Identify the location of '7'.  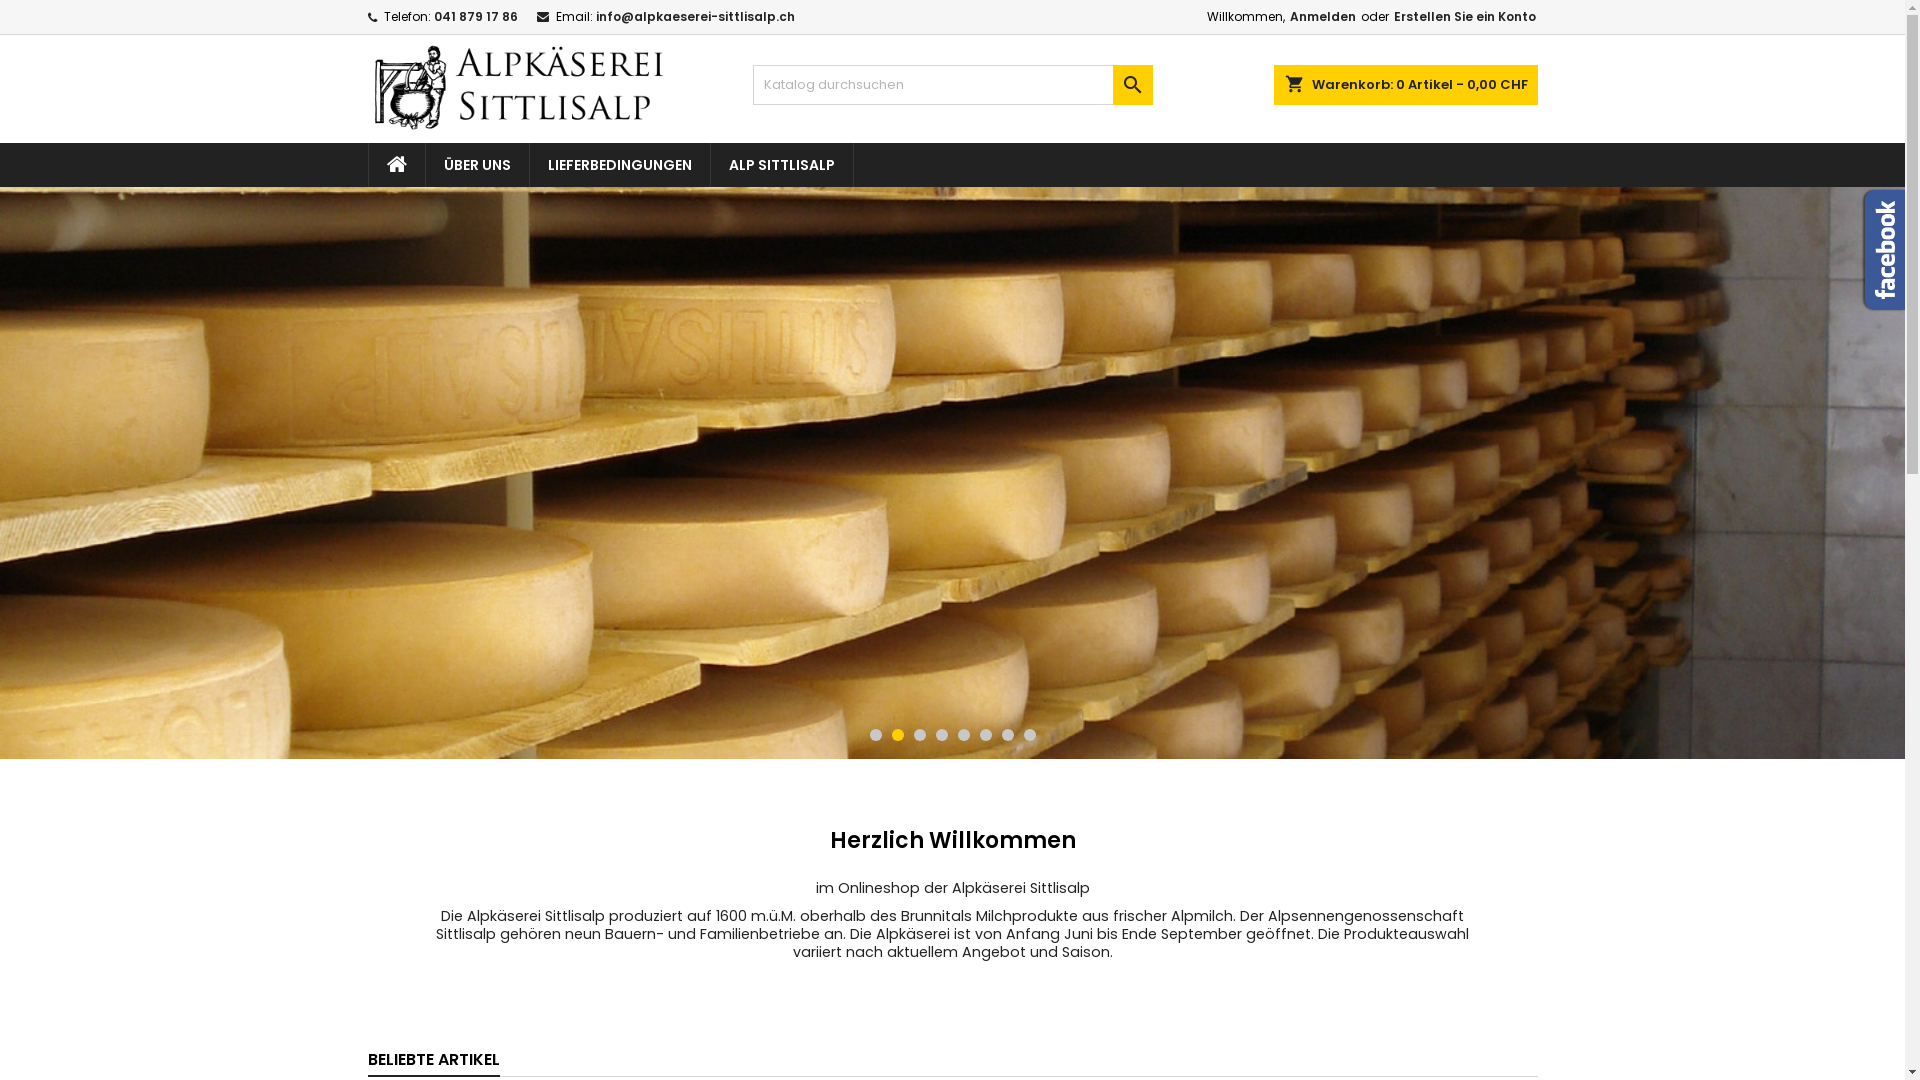
(1008, 735).